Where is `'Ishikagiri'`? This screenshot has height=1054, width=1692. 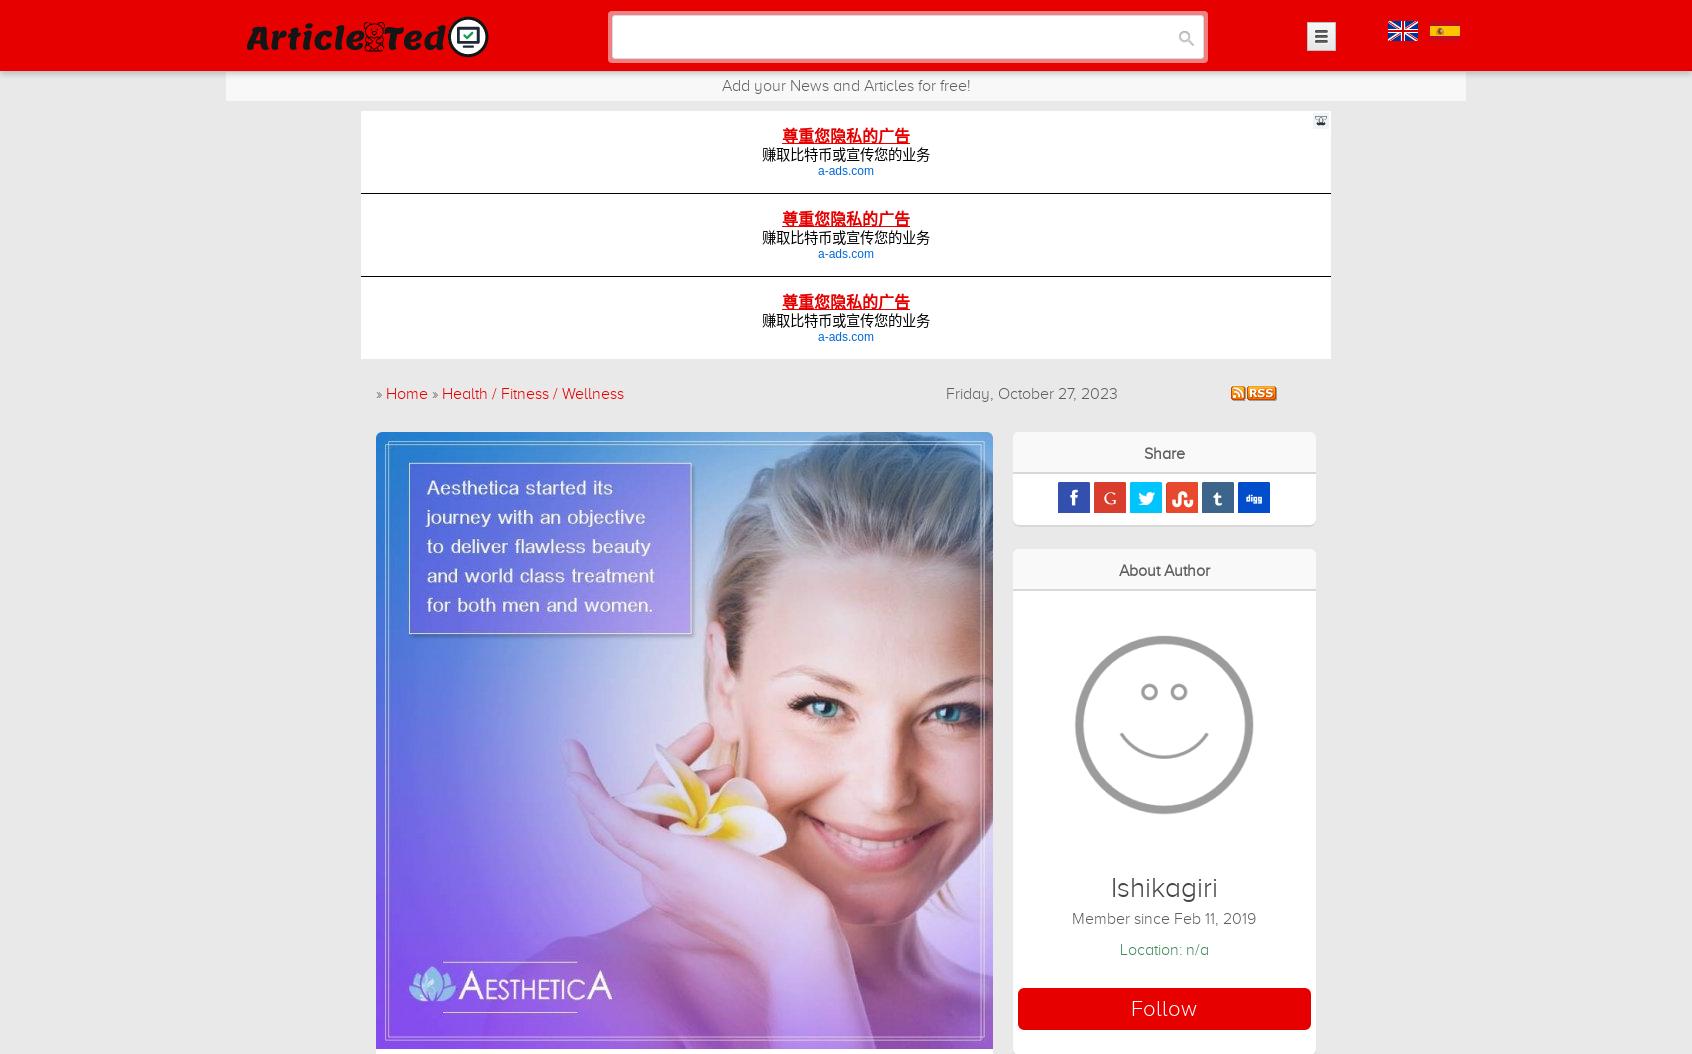
'Ishikagiri' is located at coordinates (1162, 887).